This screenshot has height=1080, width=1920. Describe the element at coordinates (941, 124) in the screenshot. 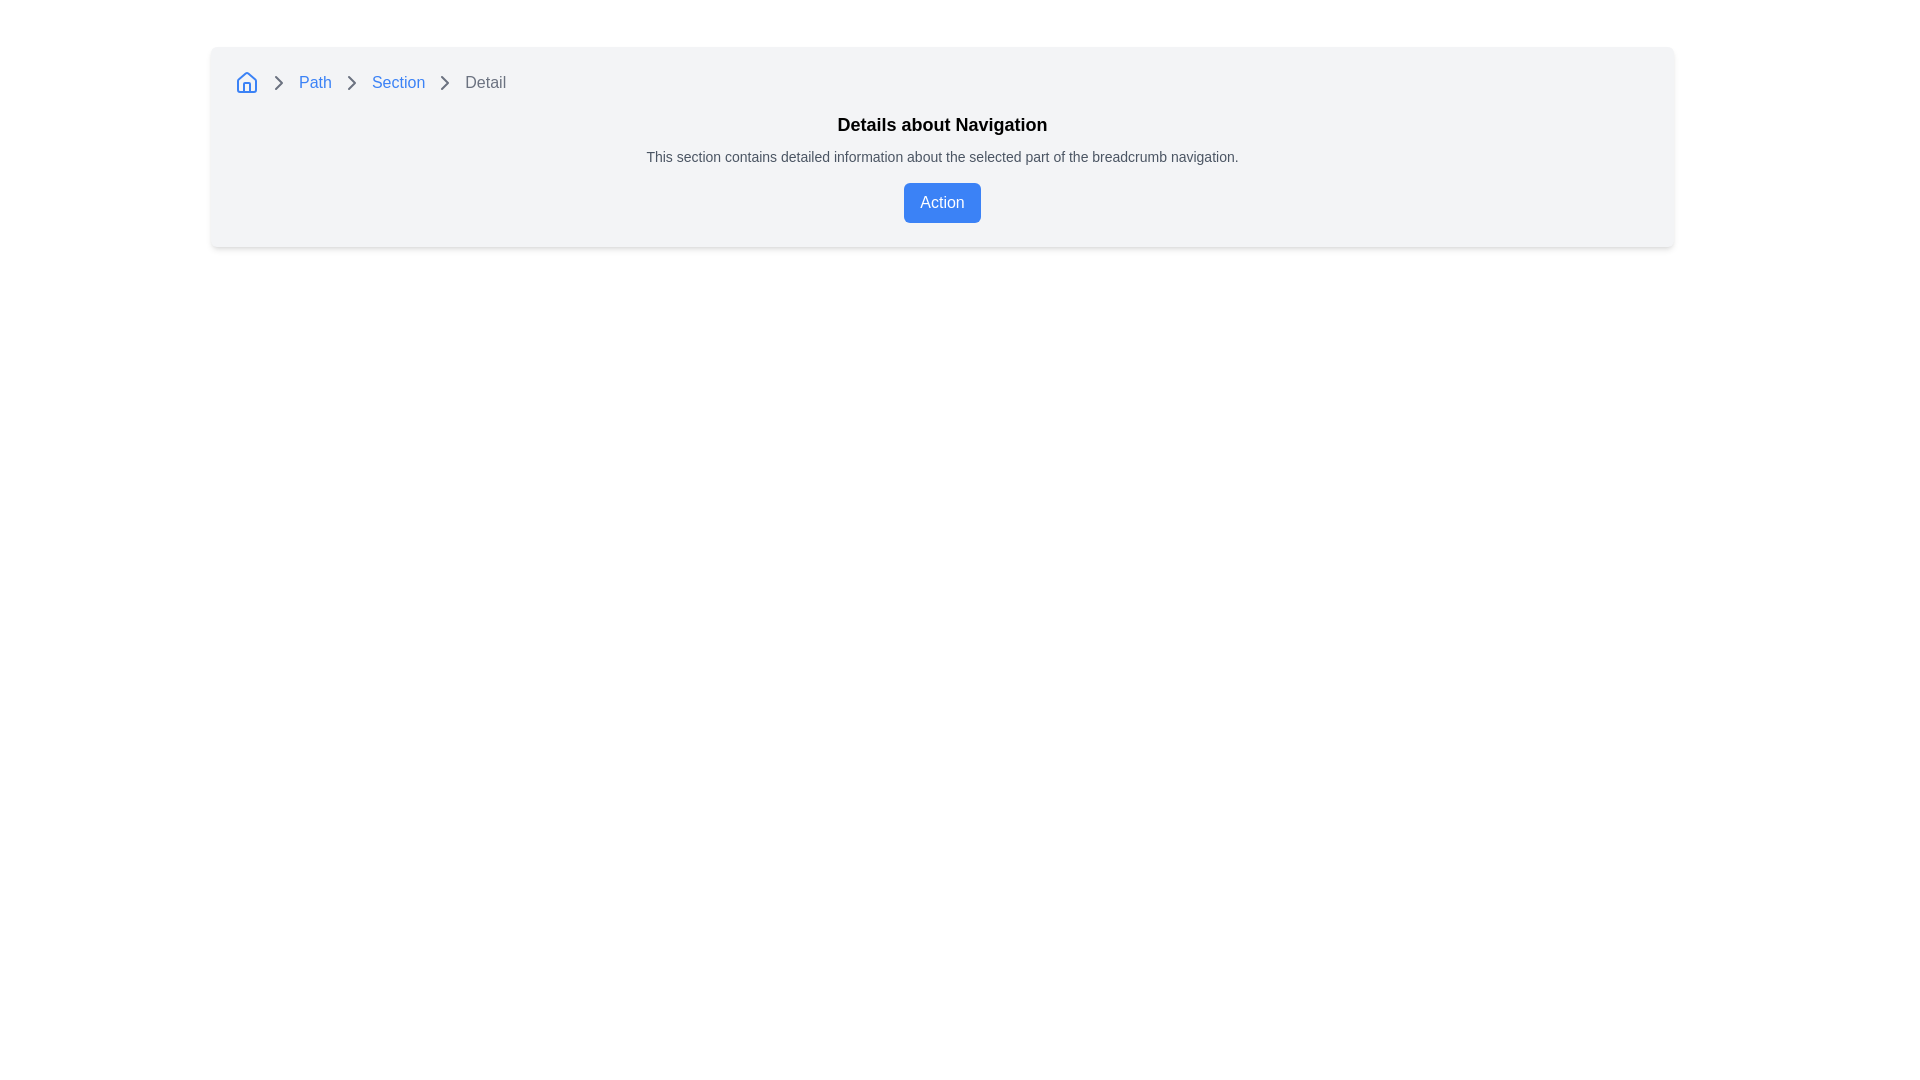

I see `the Text (Heading) element that serves as a title for the section, located at the top of the section containing descriptive text and an action button below it` at that location.